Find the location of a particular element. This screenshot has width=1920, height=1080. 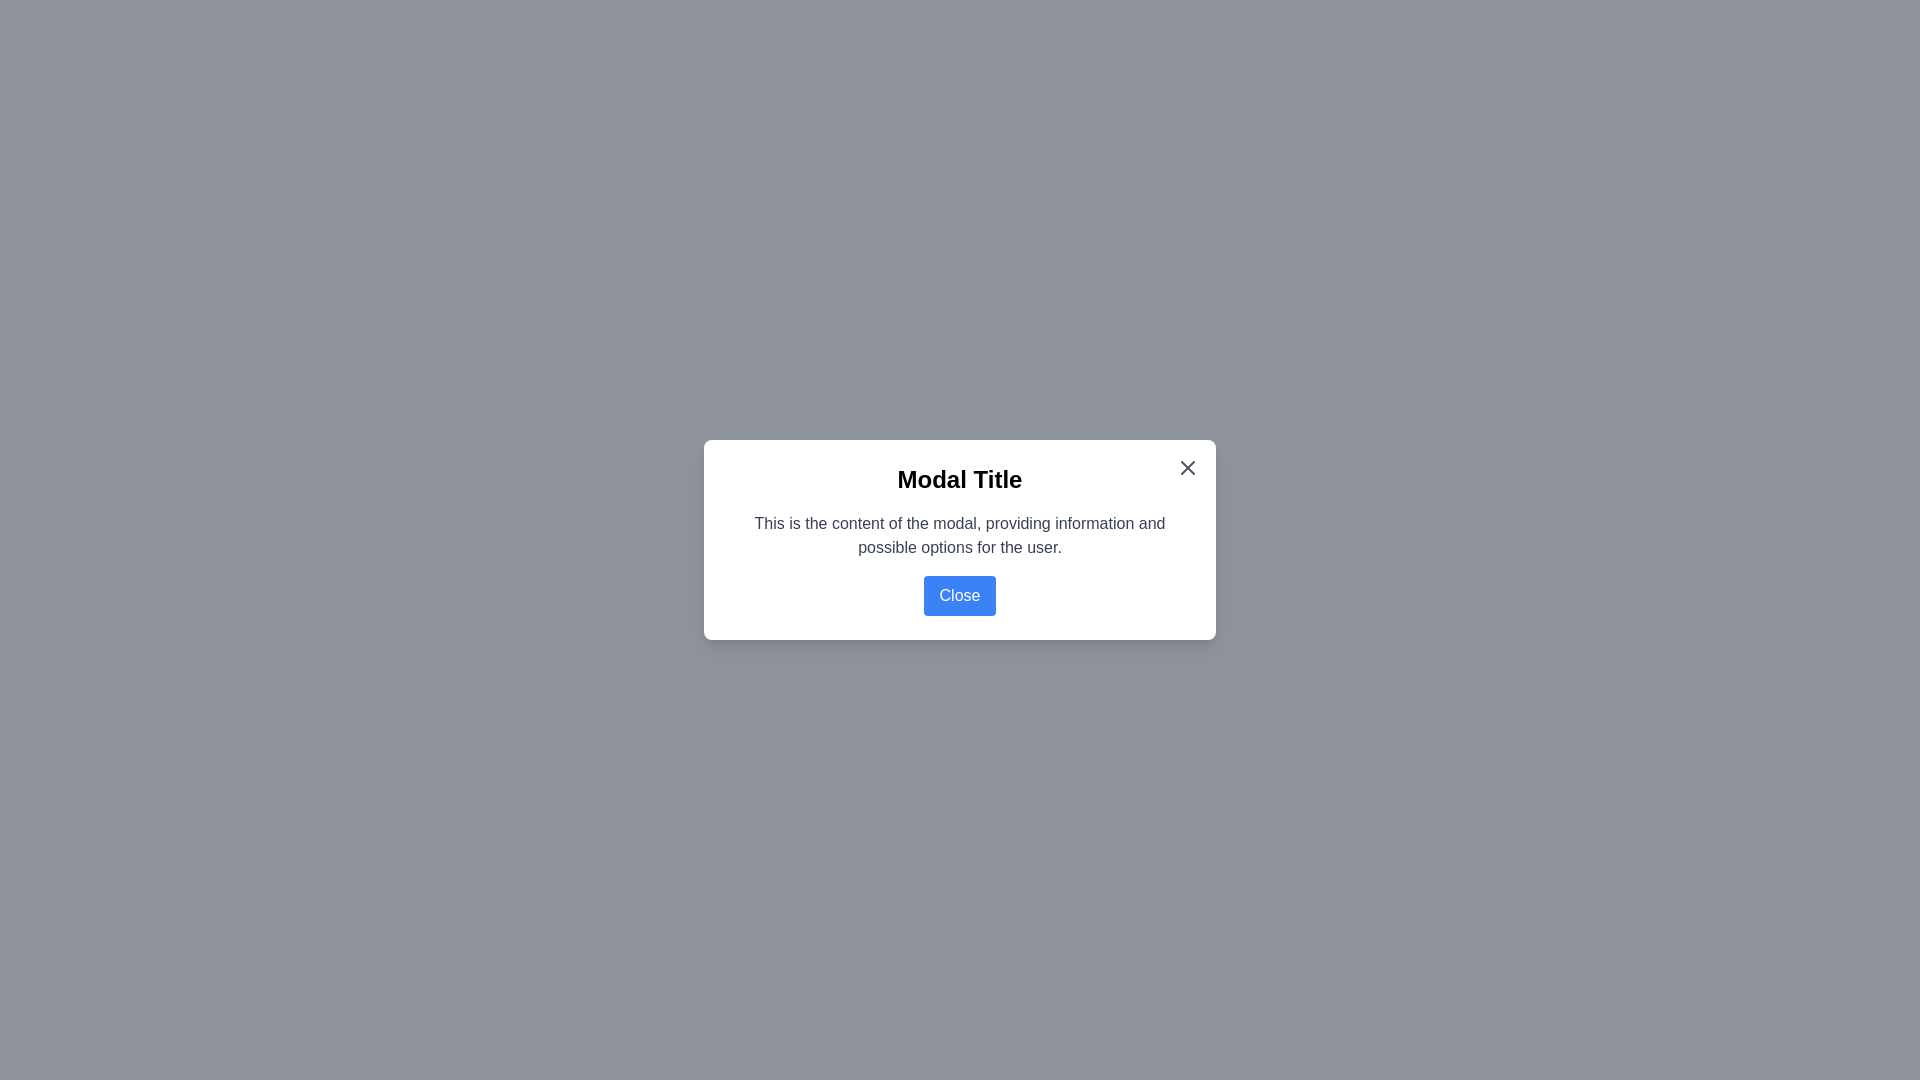

text from the descriptive title located at the top-center of the modal dialog box, which provides an understanding of the modal's purpose is located at coordinates (960, 479).